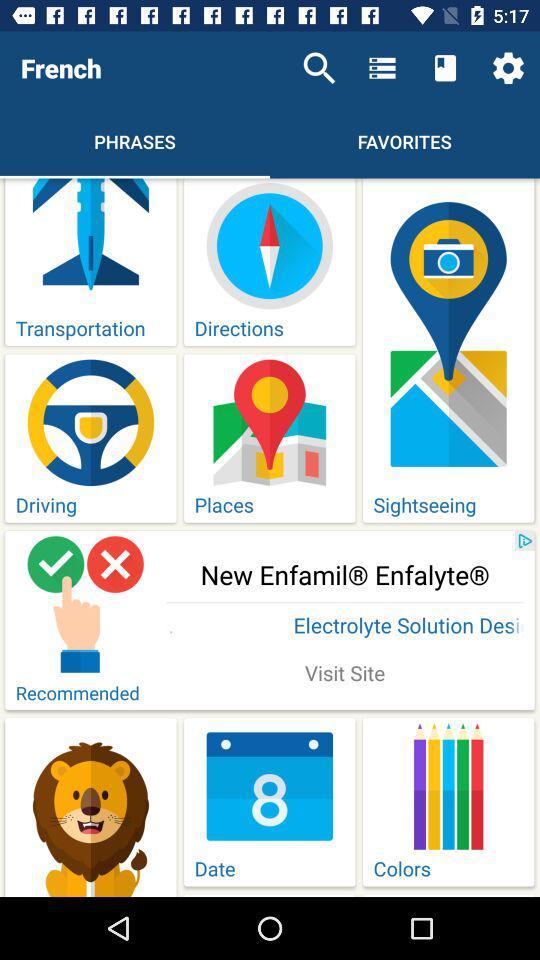 This screenshot has height=960, width=540. What do you see at coordinates (319, 68) in the screenshot?
I see `the item to the right of the french icon` at bounding box center [319, 68].